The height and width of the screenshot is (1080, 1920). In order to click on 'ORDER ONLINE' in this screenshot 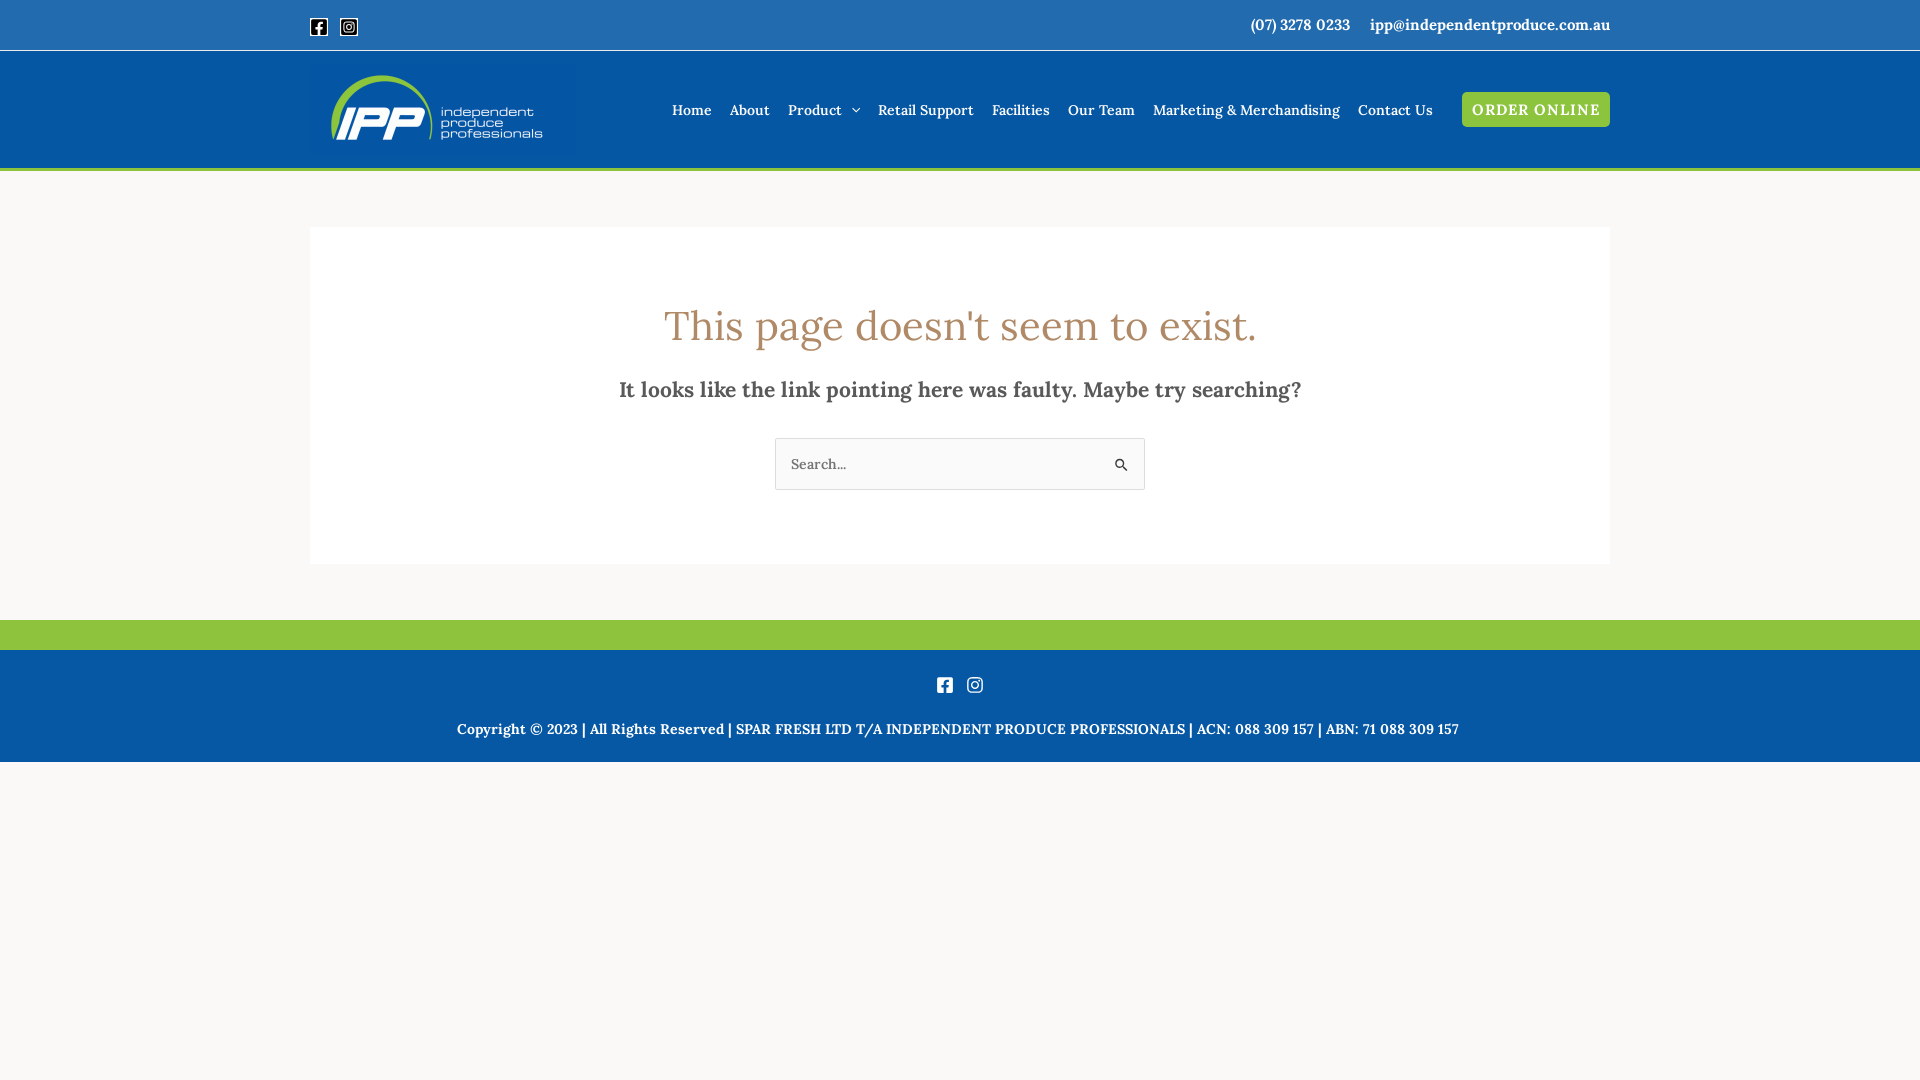, I will do `click(1535, 109)`.